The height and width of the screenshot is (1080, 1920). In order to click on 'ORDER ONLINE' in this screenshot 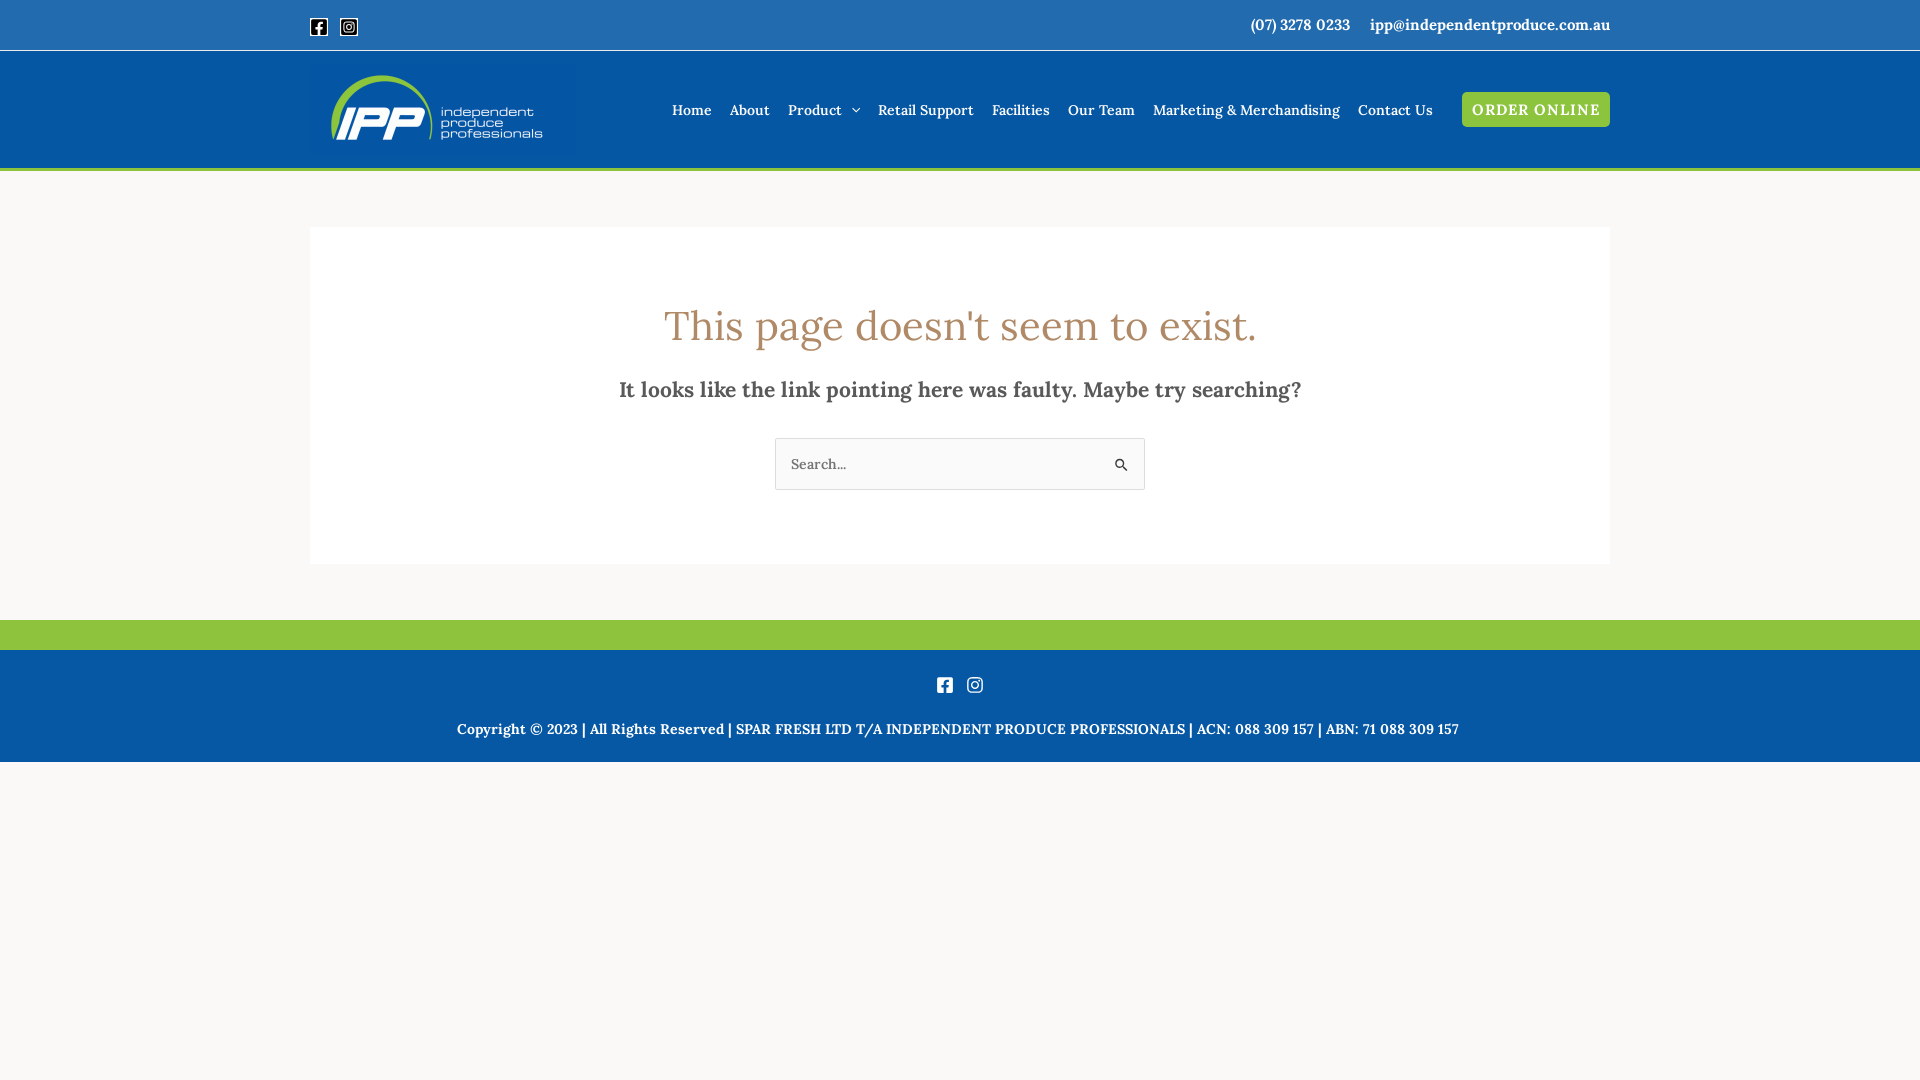, I will do `click(1535, 109)`.